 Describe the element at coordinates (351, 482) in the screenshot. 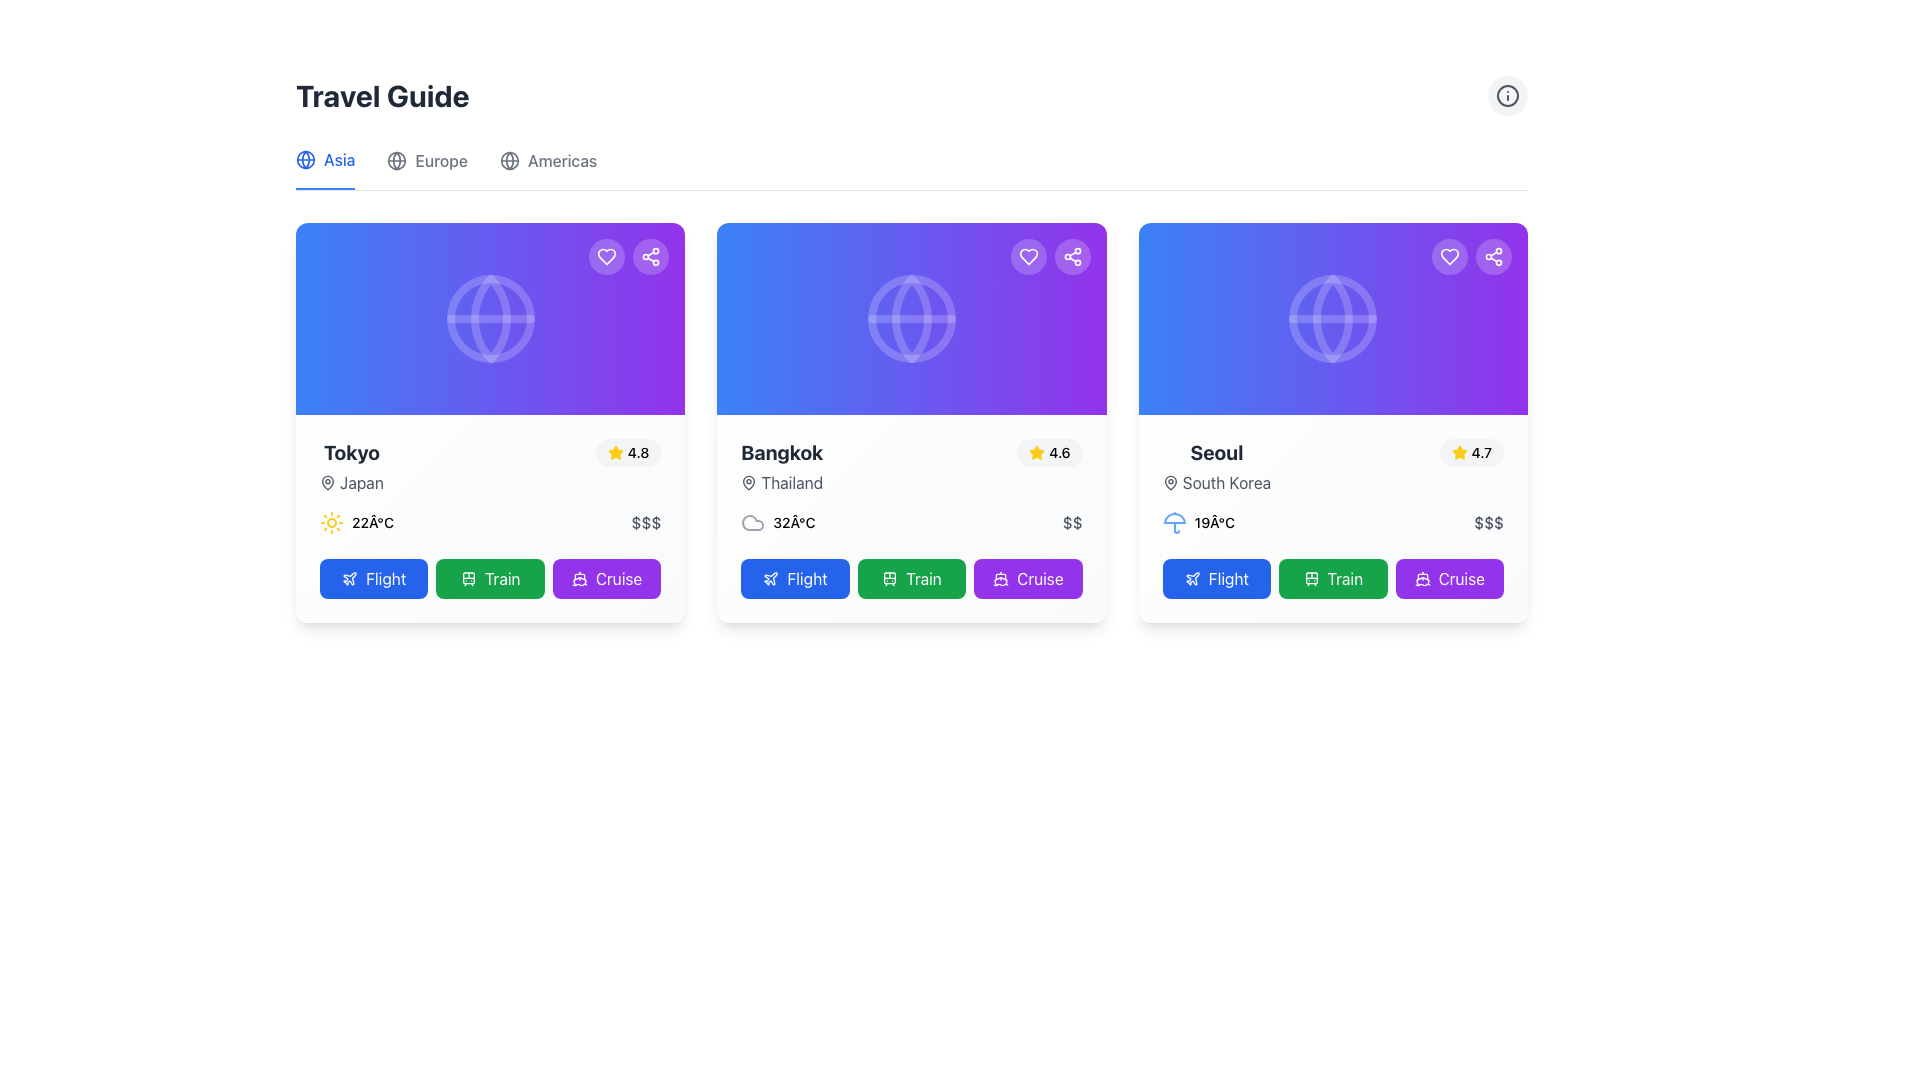

I see `the text label displaying 'Japan' located below the 'Tokyo' section in the travel guide interface` at that location.